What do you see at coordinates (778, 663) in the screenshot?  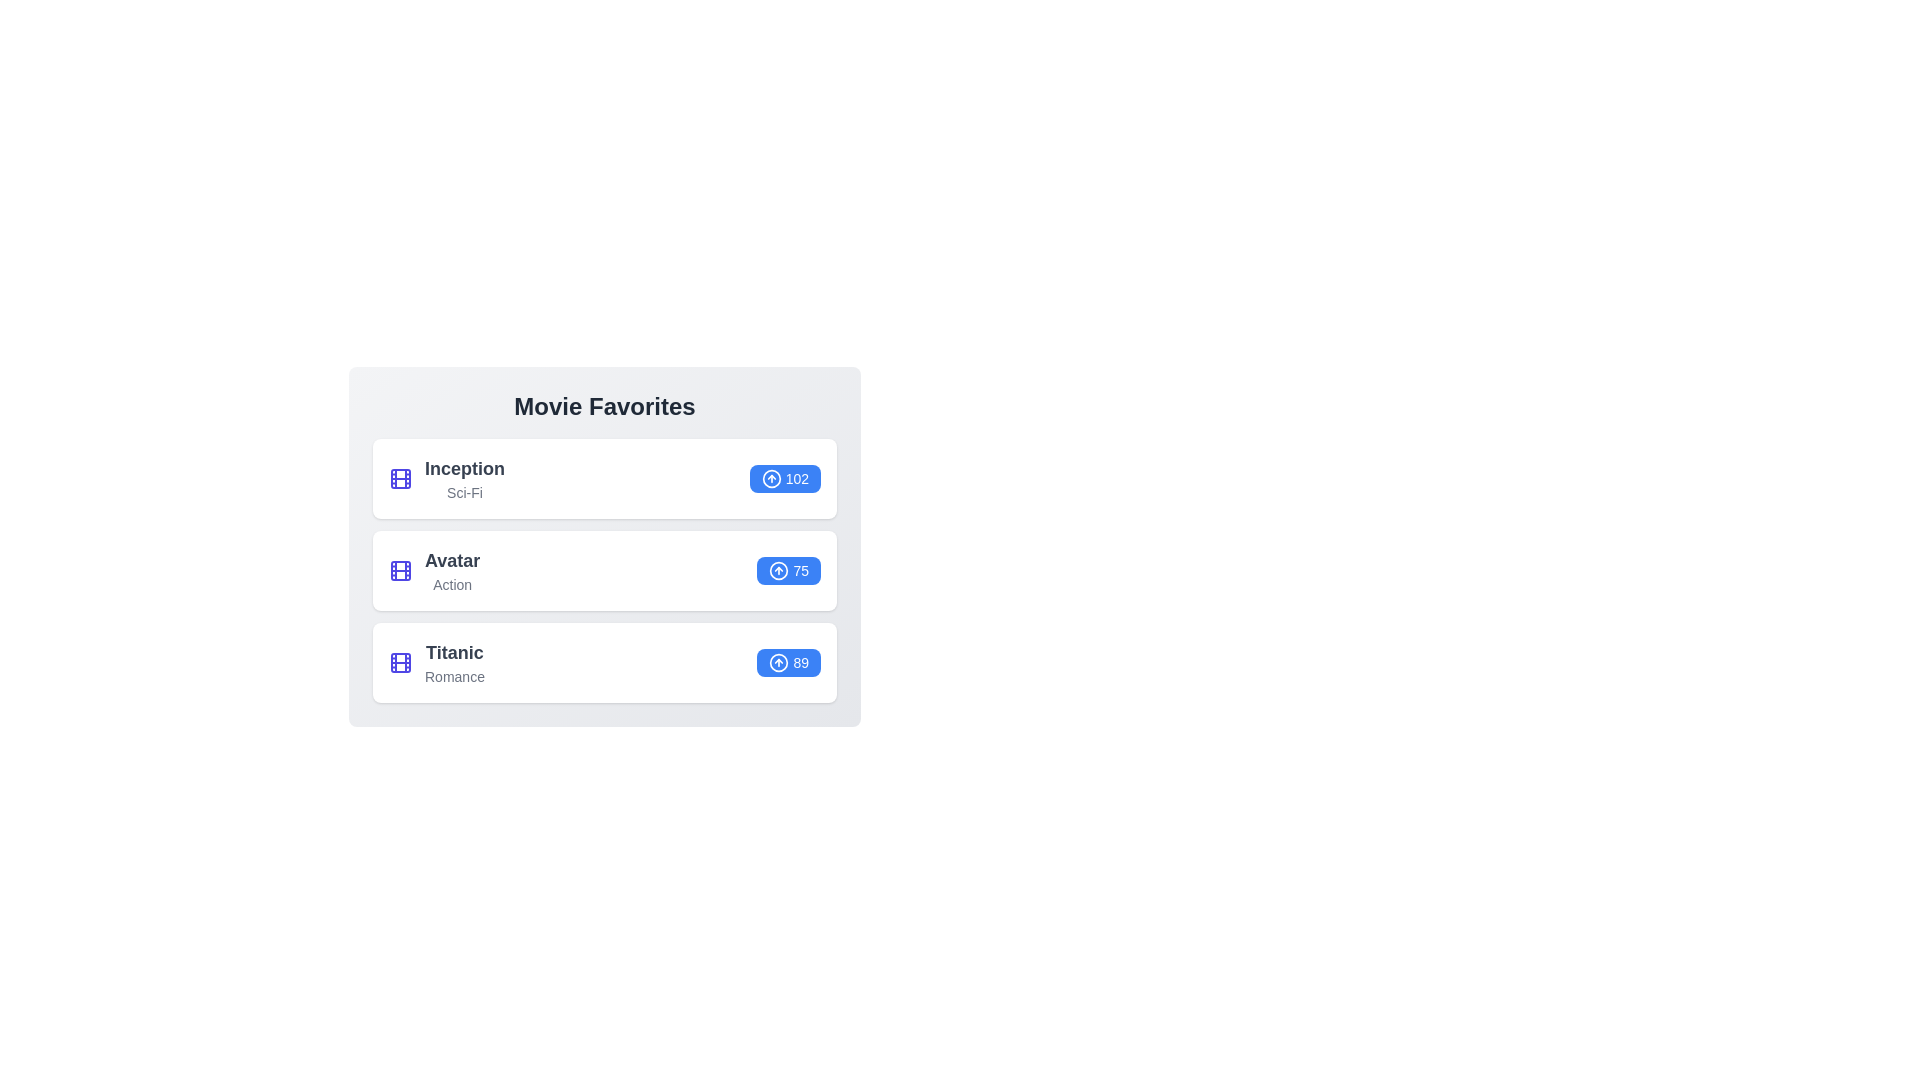 I see `the vote icon next to the movie Titanic` at bounding box center [778, 663].